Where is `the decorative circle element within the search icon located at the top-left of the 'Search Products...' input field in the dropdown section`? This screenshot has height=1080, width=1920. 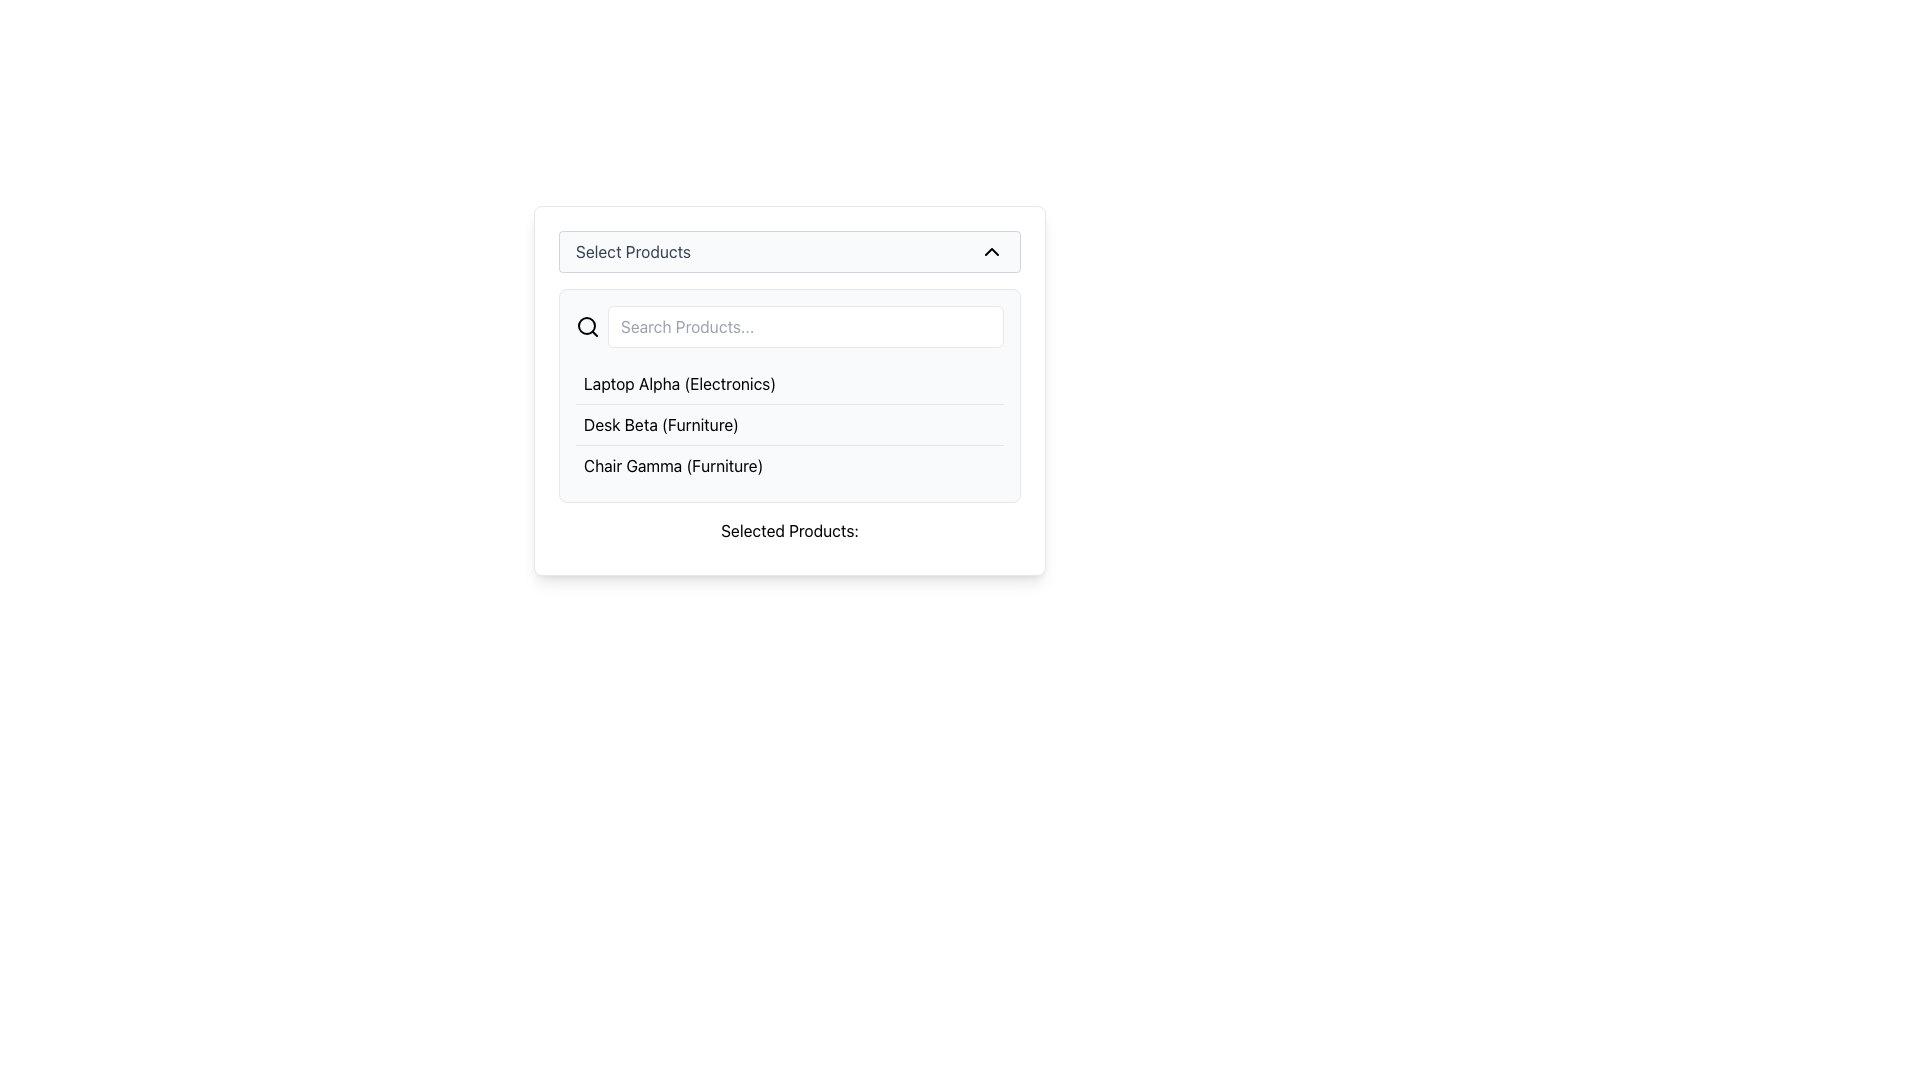
the decorative circle element within the search icon located at the top-left of the 'Search Products...' input field in the dropdown section is located at coordinates (585, 325).